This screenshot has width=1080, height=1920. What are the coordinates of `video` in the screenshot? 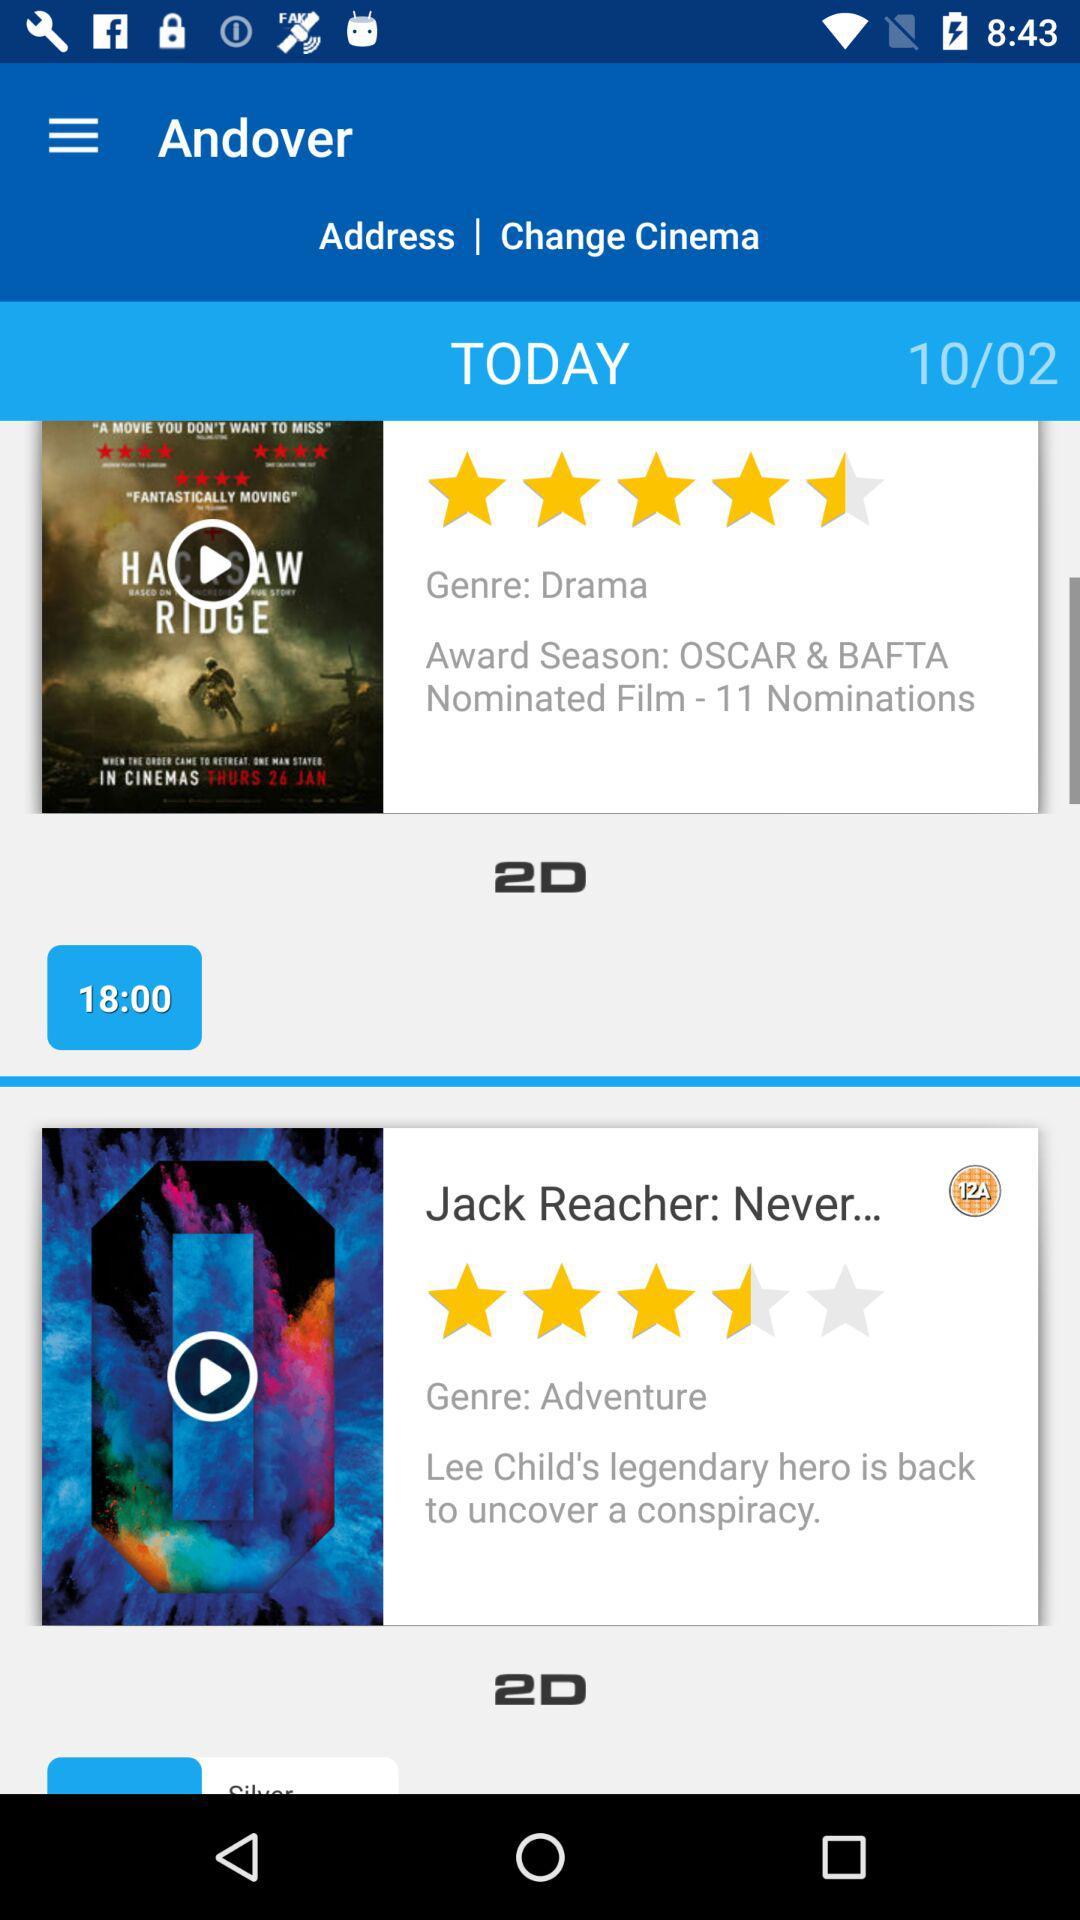 It's located at (212, 1374).